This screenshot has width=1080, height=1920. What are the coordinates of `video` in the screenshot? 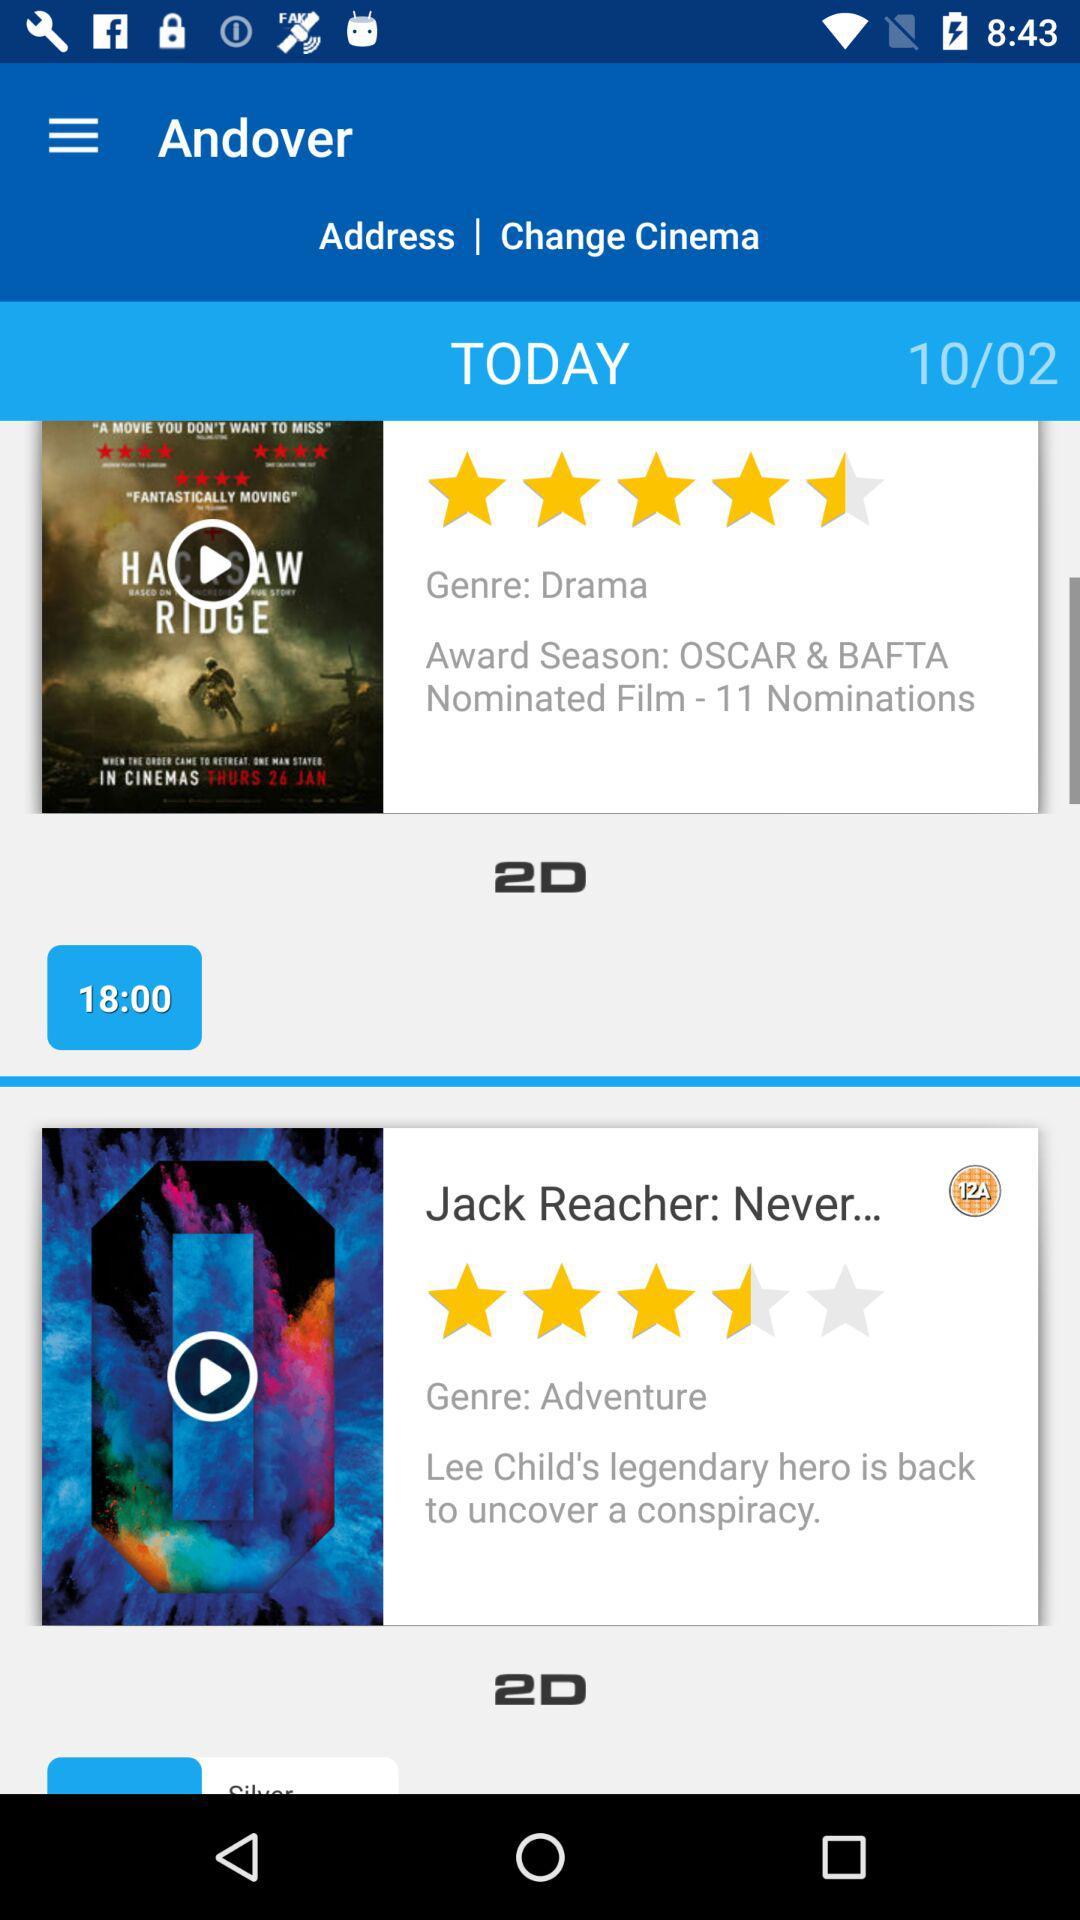 It's located at (212, 1374).